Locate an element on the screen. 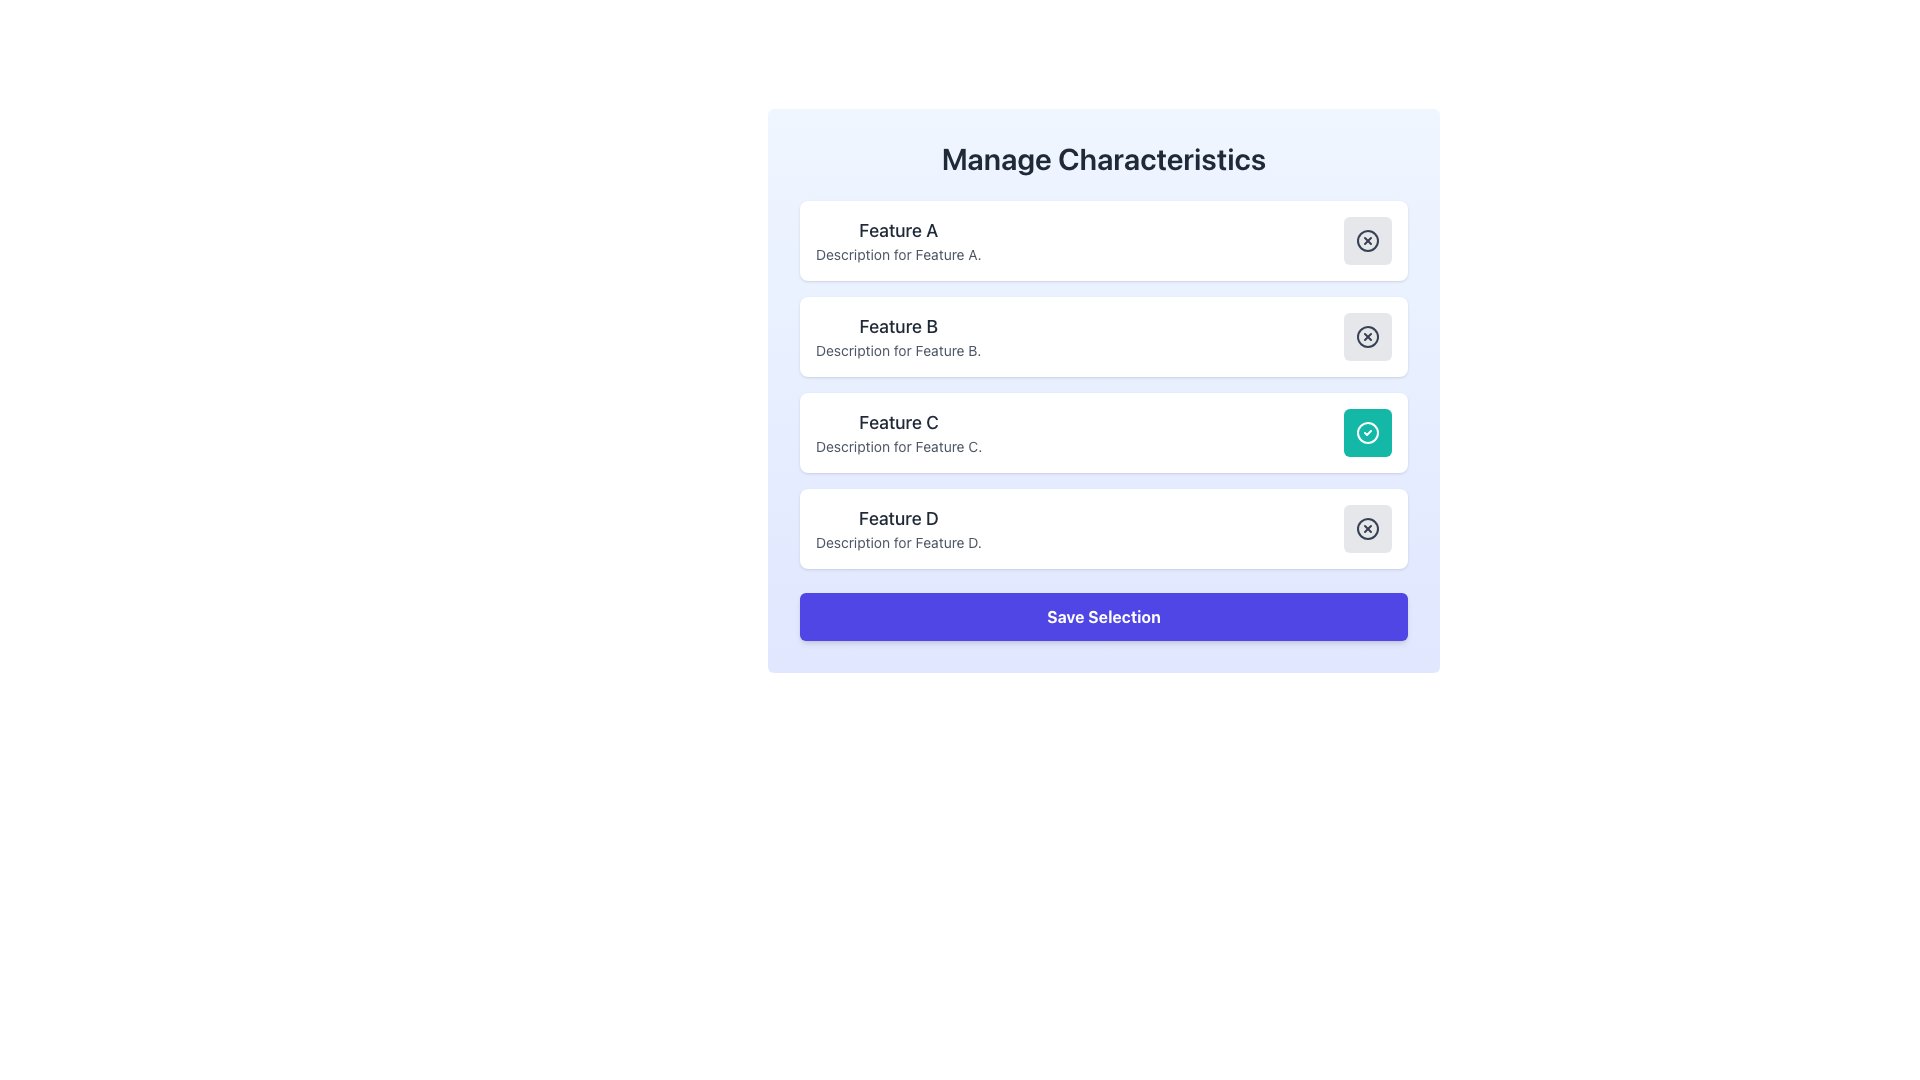  the text block titled 'Feature D' with the description 'Description for Feature D', which is the fourth item under 'Manage Characteristics' is located at coordinates (897, 527).